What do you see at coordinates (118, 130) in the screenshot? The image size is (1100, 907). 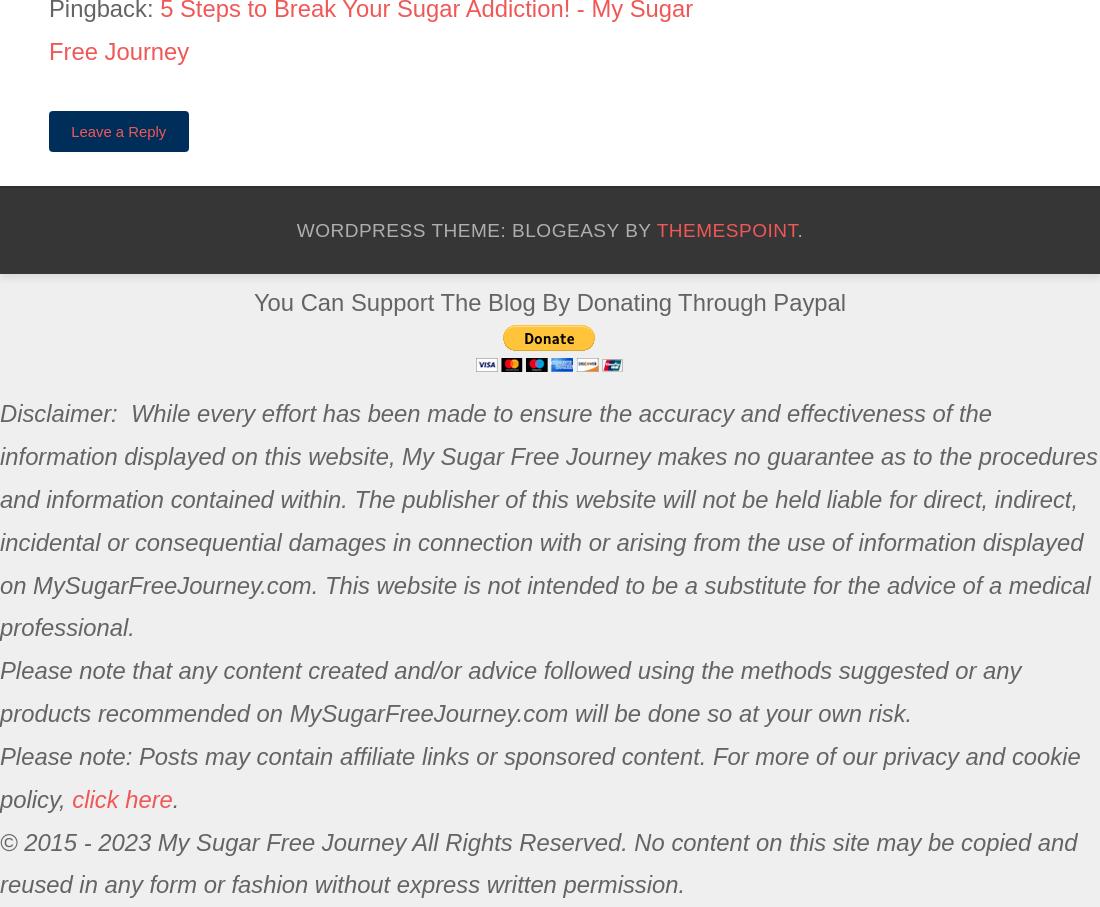 I see `'Leave a Reply'` at bounding box center [118, 130].